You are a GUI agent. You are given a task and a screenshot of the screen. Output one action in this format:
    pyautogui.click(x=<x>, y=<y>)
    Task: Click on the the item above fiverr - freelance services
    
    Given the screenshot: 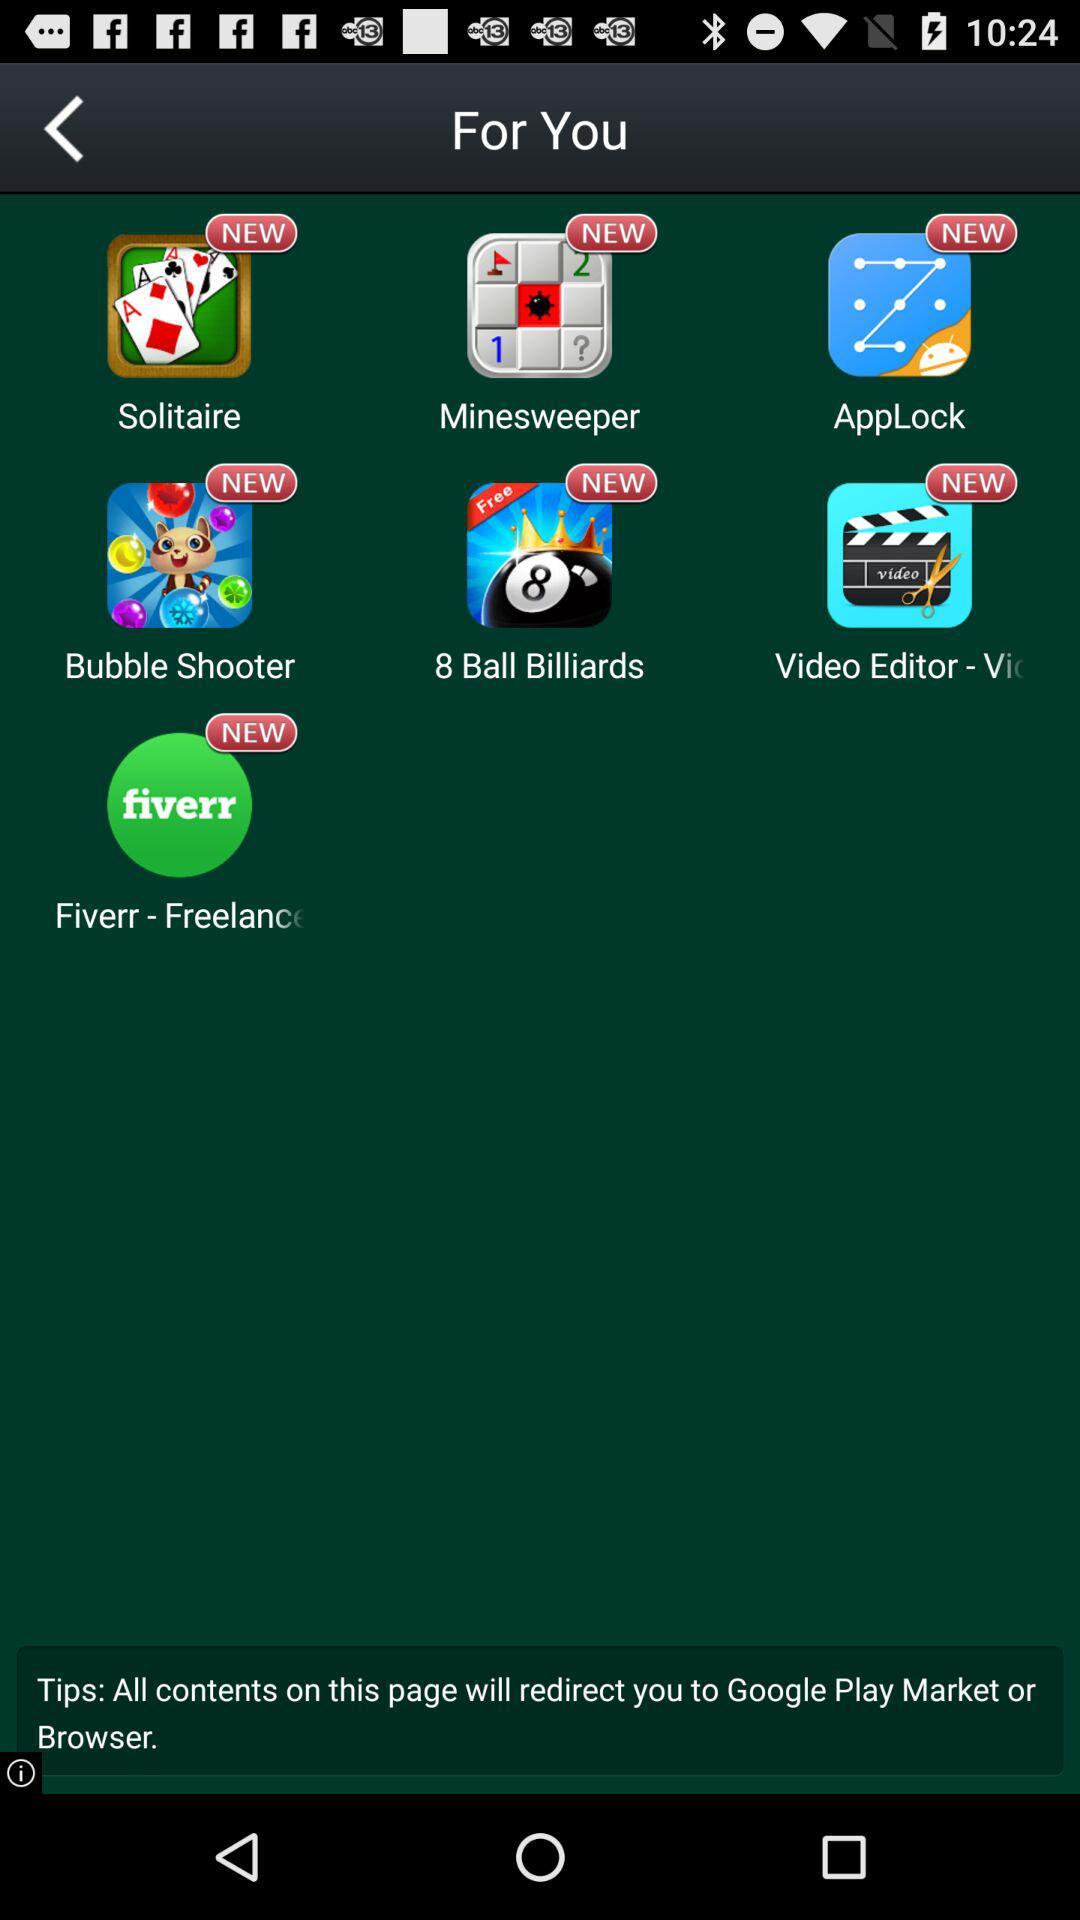 What is the action you would take?
    pyautogui.click(x=178, y=805)
    